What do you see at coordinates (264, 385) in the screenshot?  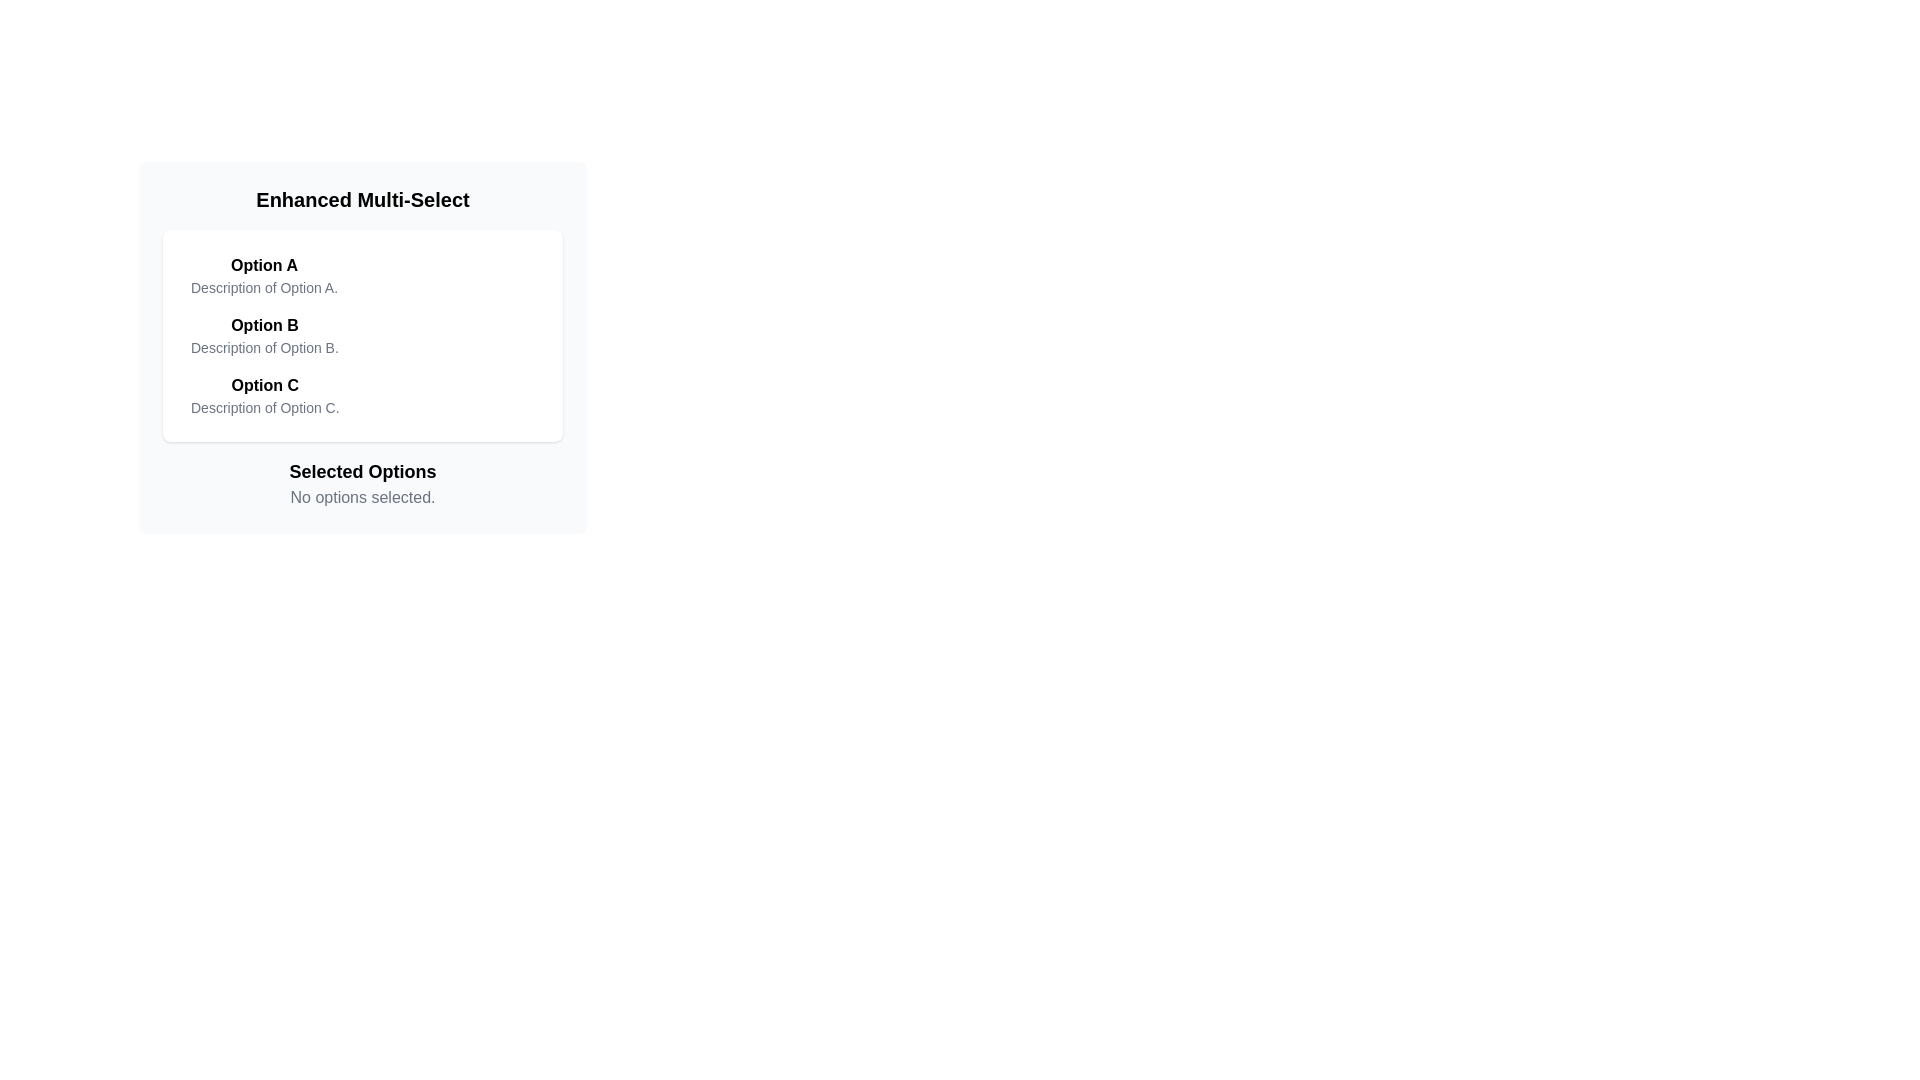 I see `text content of the third selectable option label under 'Enhanced Multi-Select', which is positioned between 'Option B' and the description for 'Option C'` at bounding box center [264, 385].